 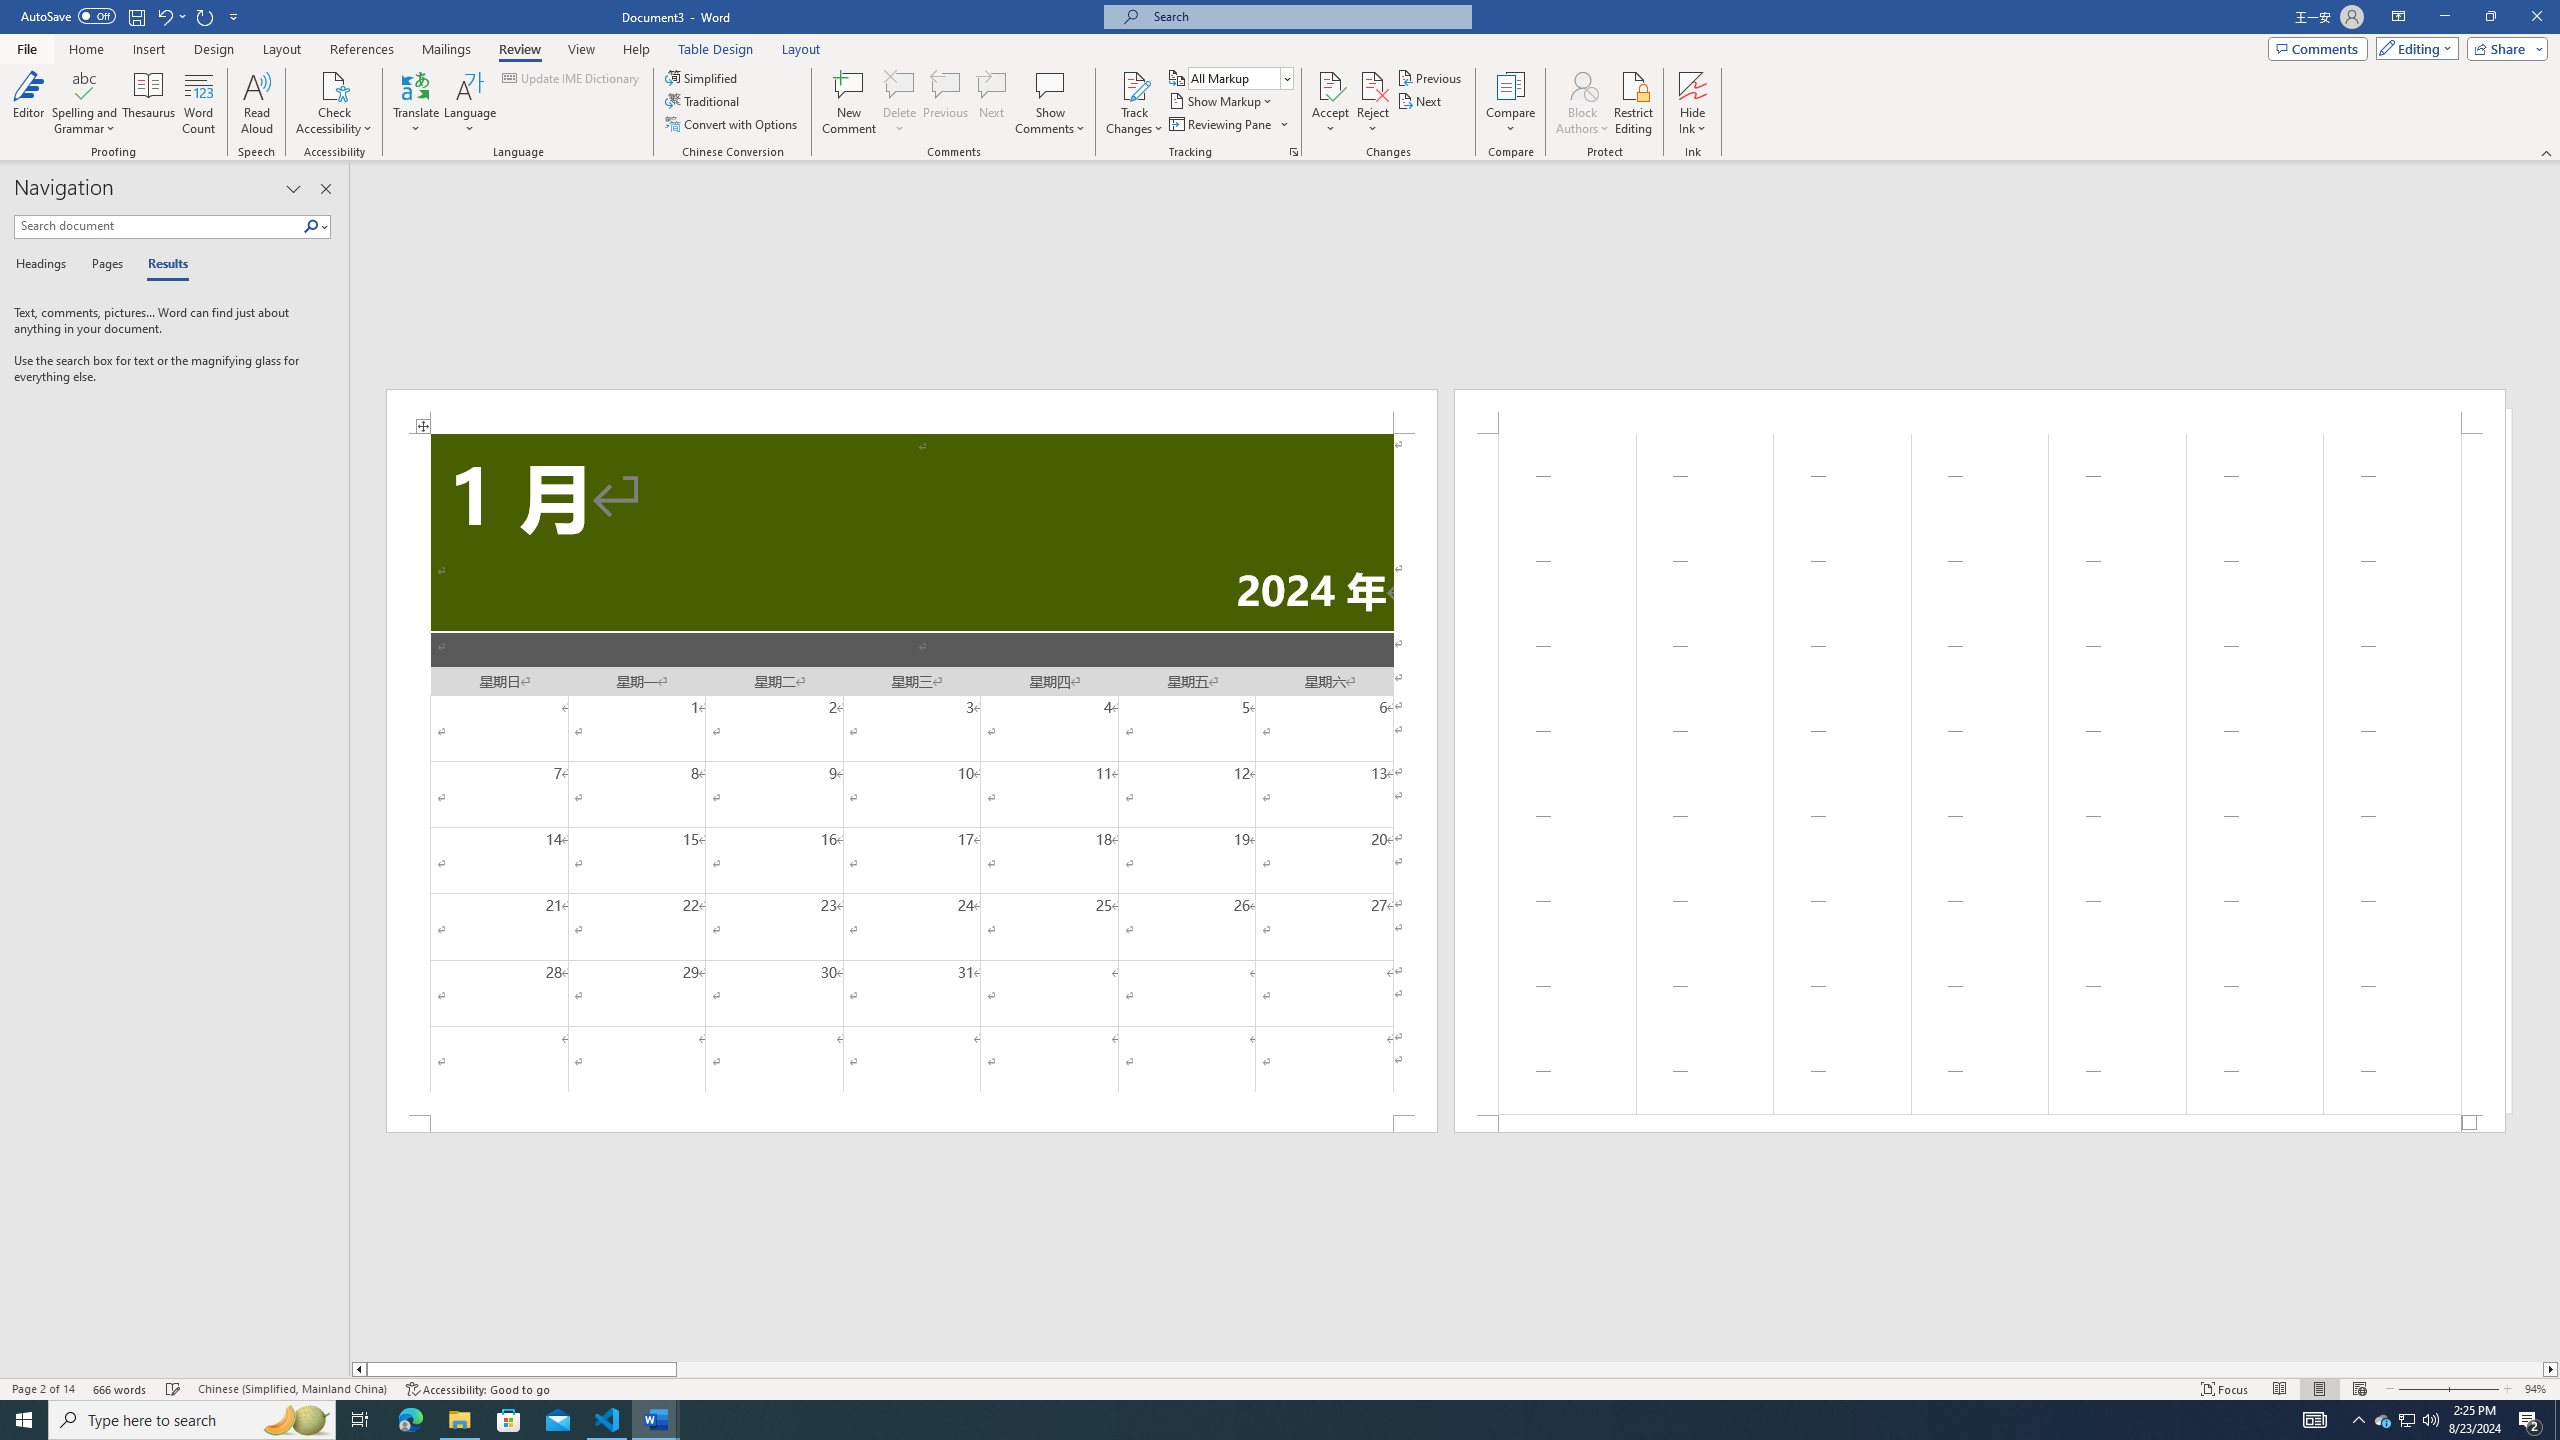 I want to click on 'Read Aloud', so click(x=256, y=103).